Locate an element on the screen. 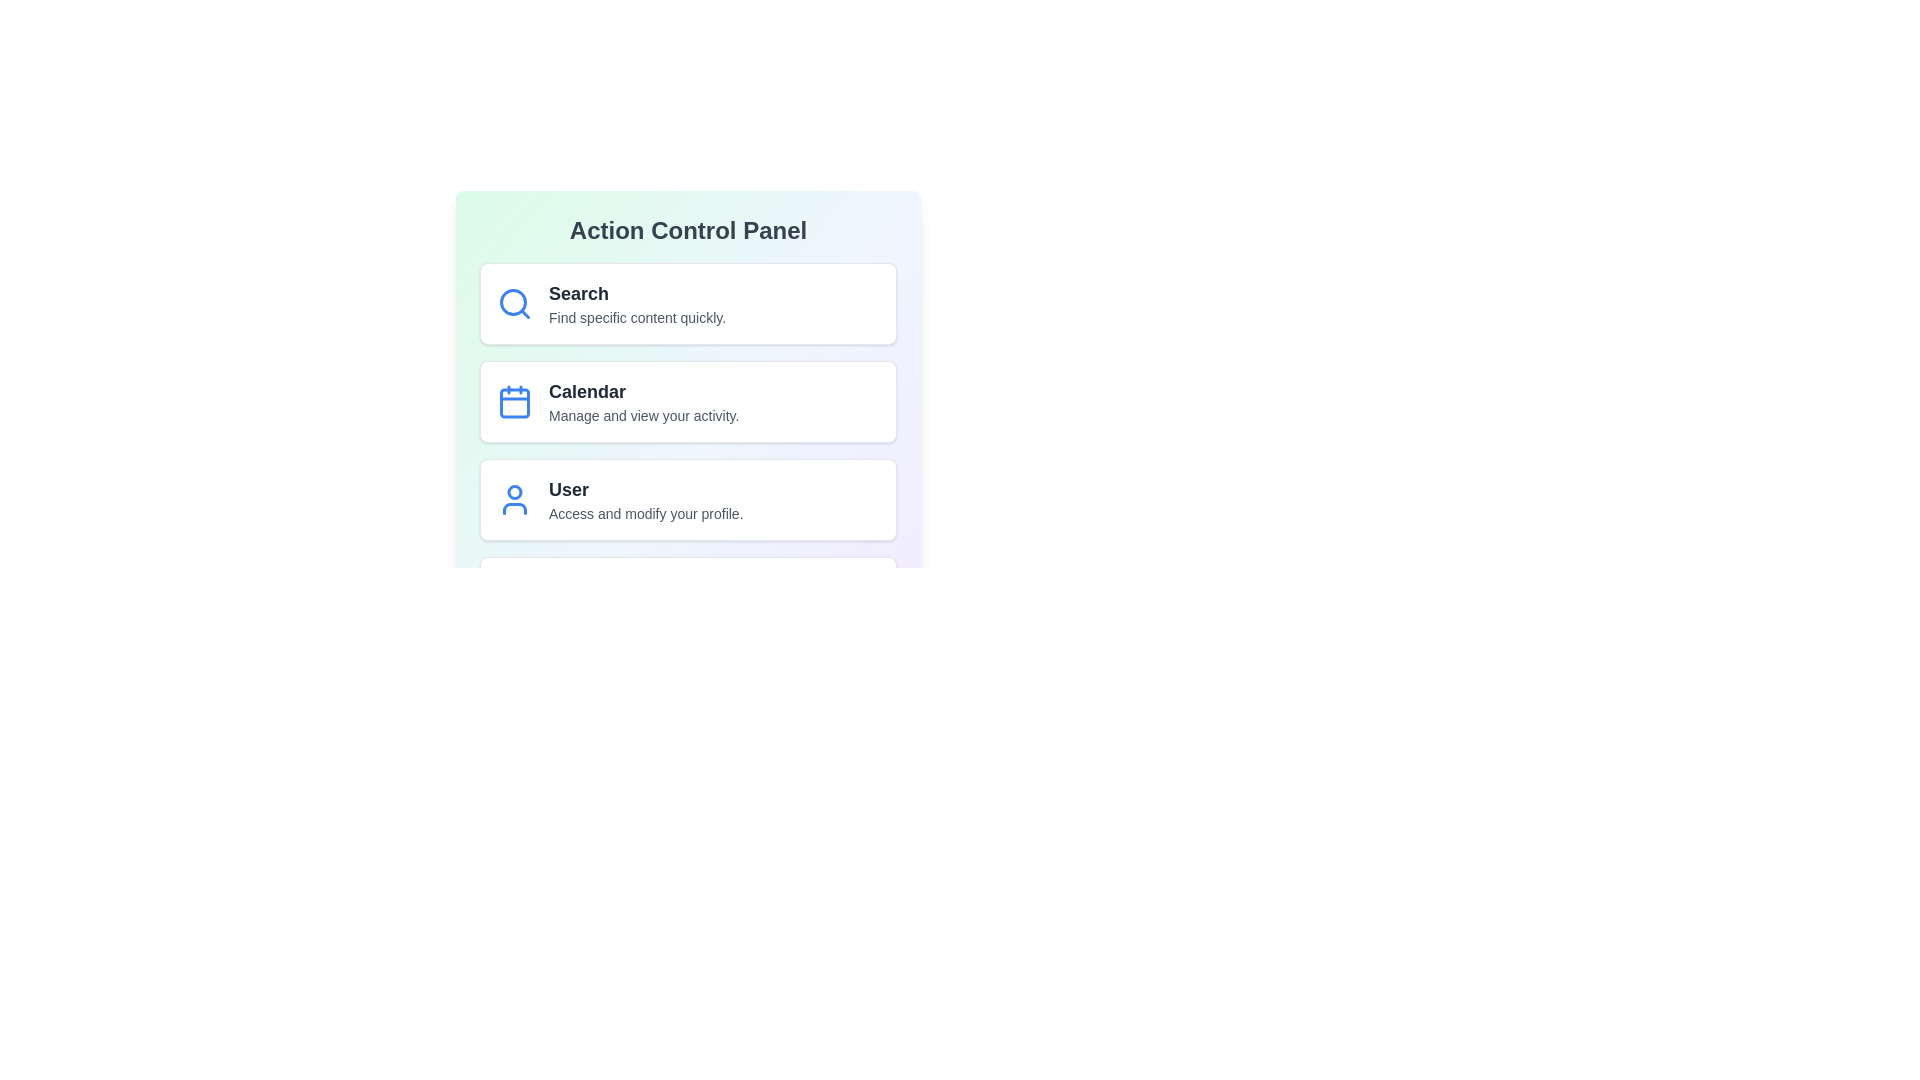  the informational label with bold text 'Search' and standard text 'Find specific content quickly.' in the first card of the 'Action Control Panel' is located at coordinates (636, 304).